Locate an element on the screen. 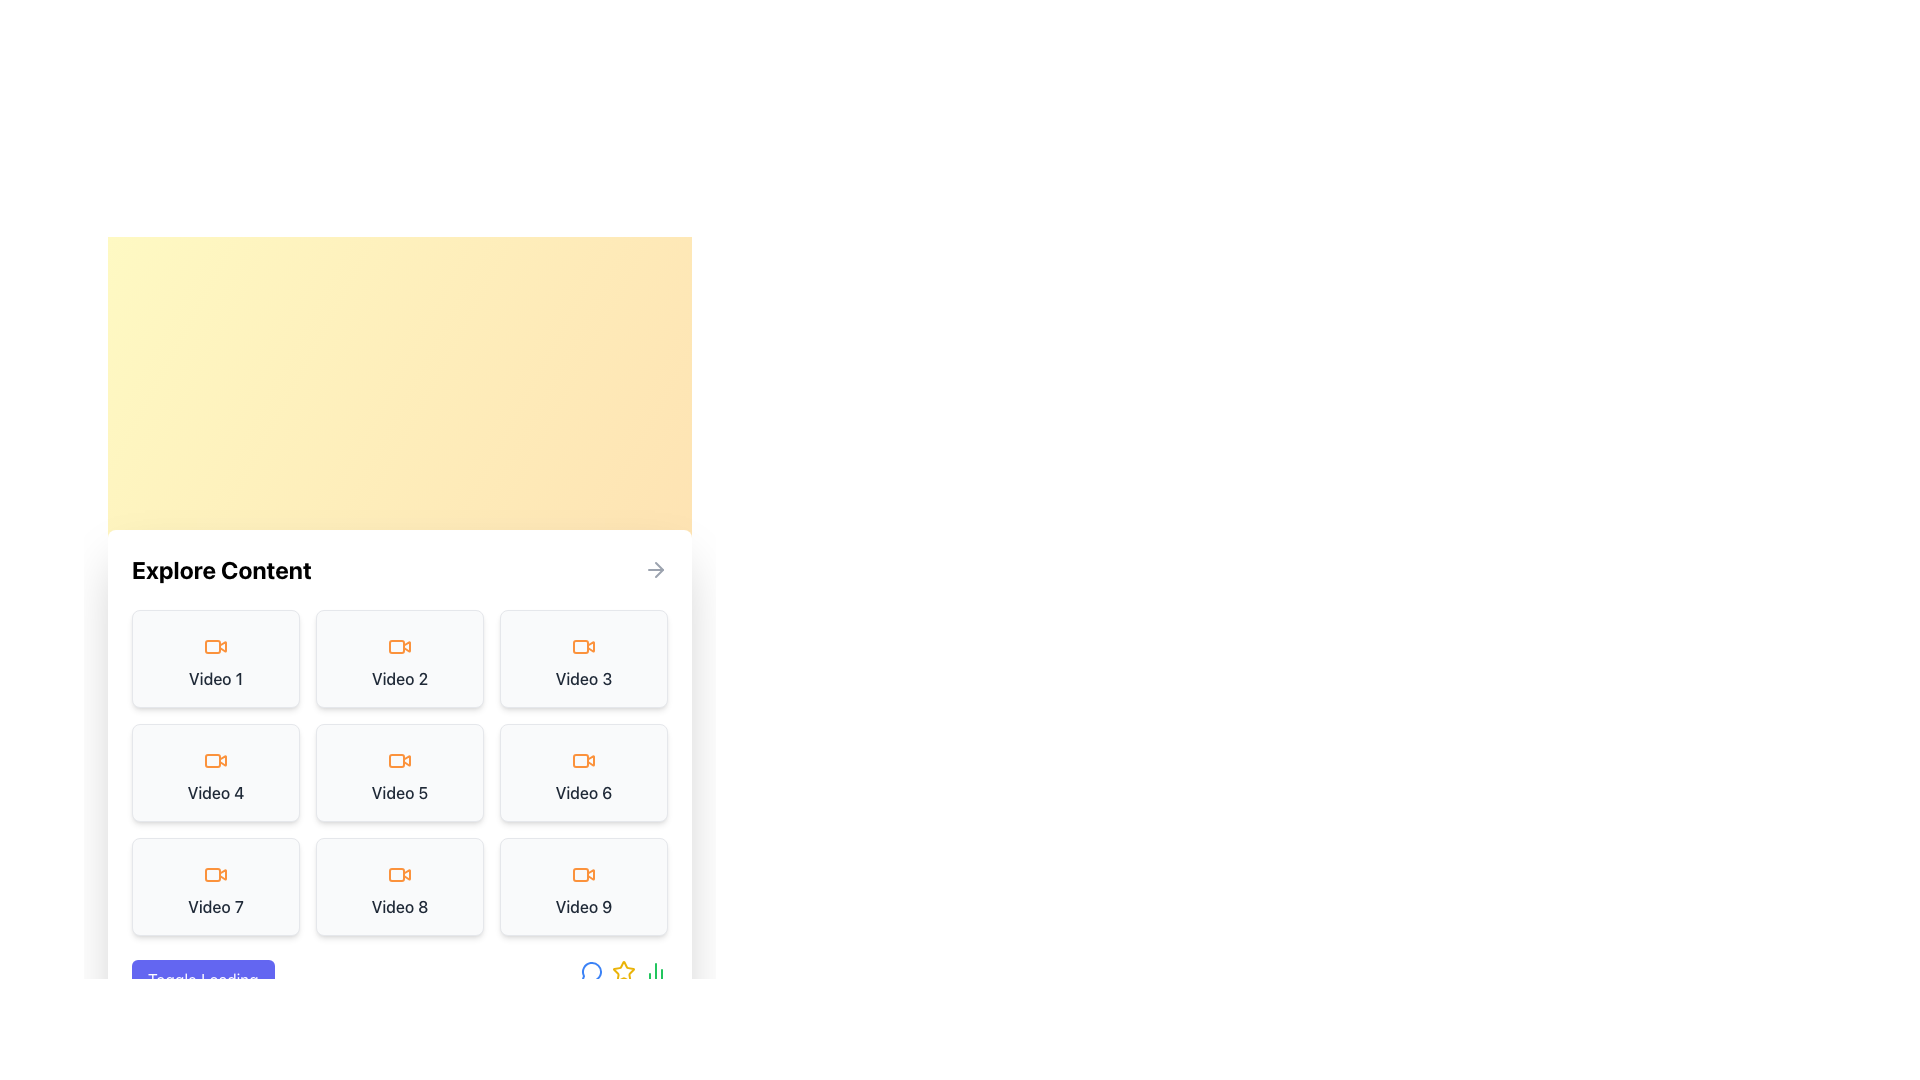 The height and width of the screenshot is (1080, 1920). the small orange video icon that resembles a camera, located under the 'Explore Content' heading in the second card labeled 'Video 2' is located at coordinates (399, 647).